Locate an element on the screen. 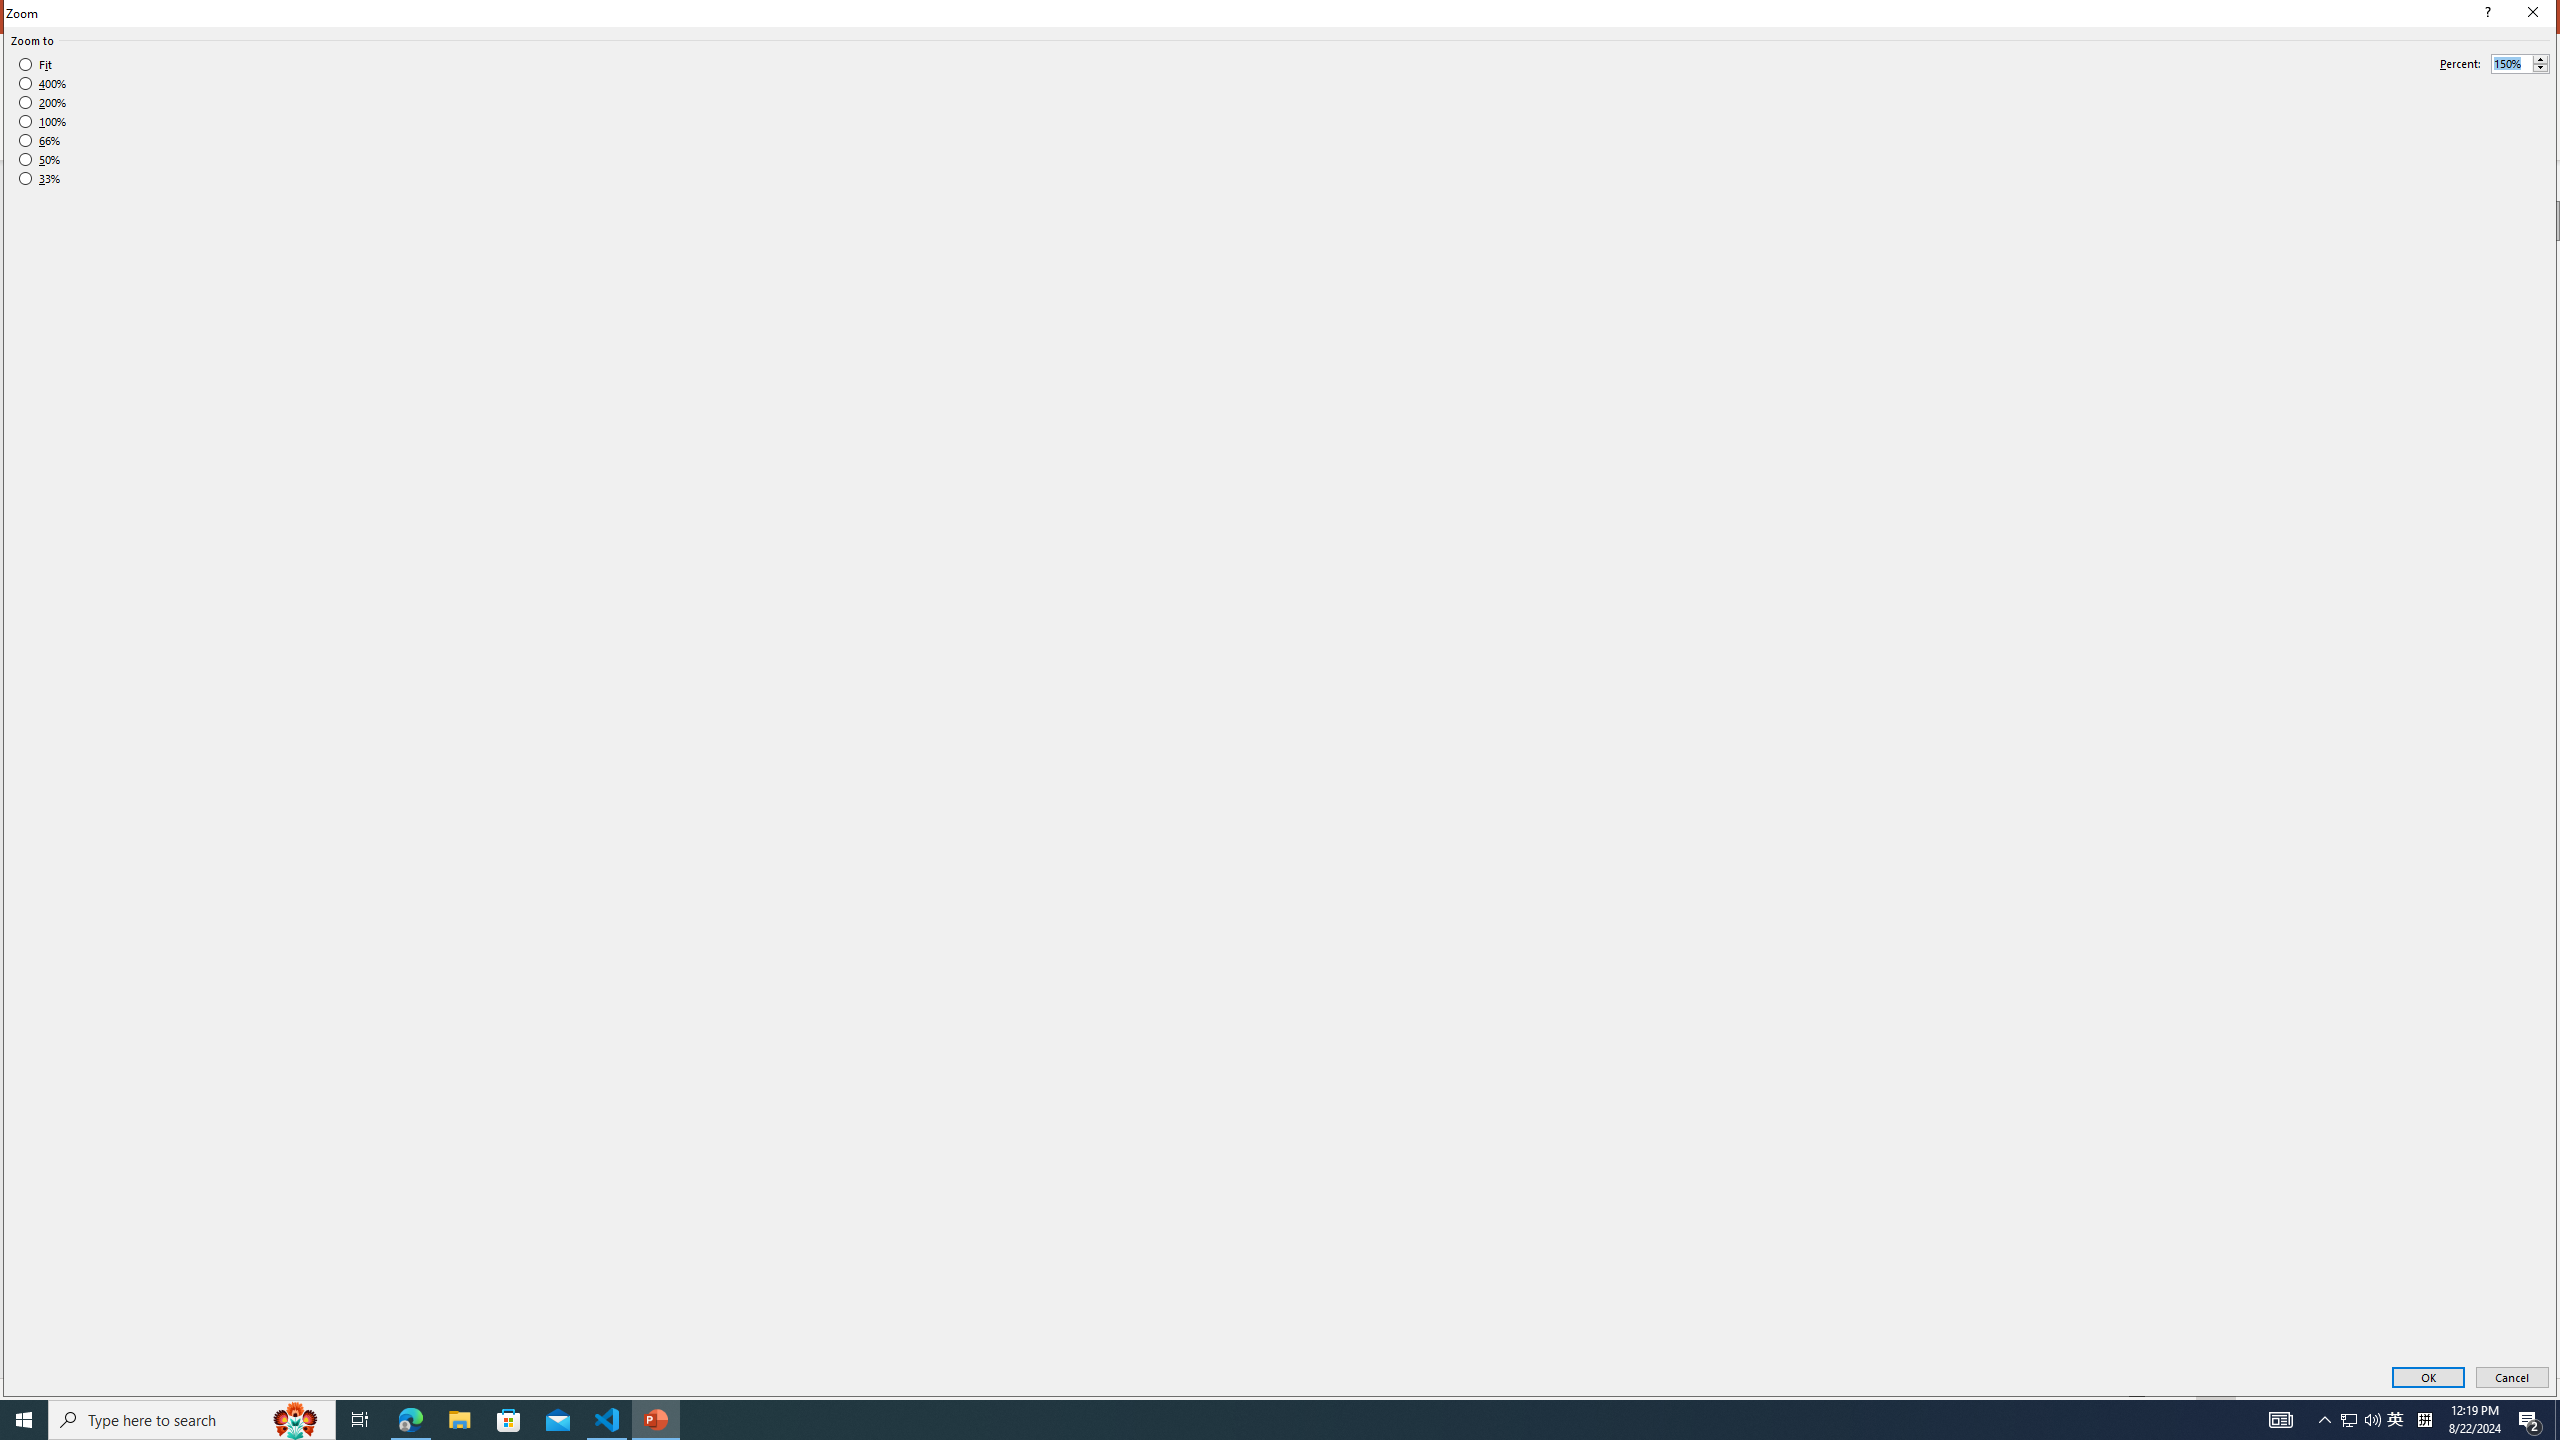 This screenshot has height=1440, width=2560. 'OK' is located at coordinates (2427, 1378).